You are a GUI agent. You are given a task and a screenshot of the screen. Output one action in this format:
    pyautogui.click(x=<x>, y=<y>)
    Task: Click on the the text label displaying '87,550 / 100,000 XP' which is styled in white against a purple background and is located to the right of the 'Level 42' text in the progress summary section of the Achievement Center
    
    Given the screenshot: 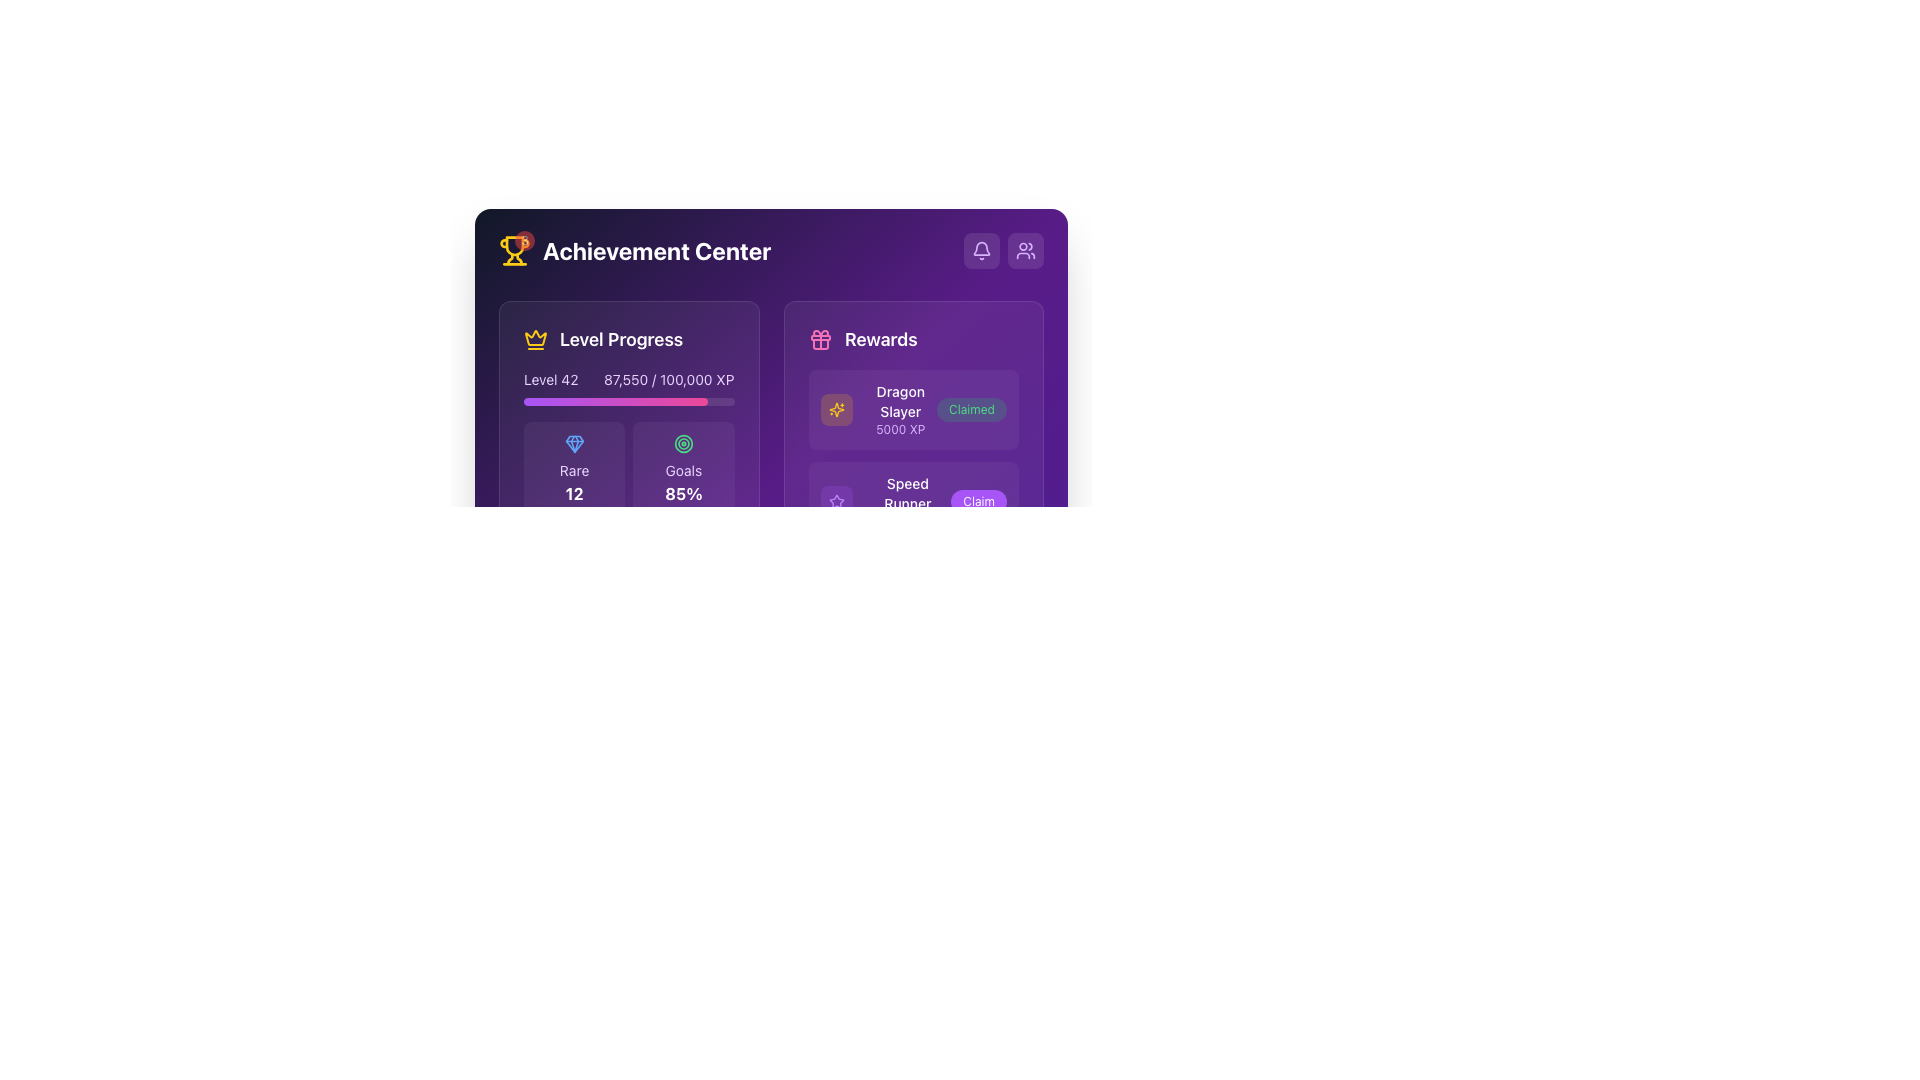 What is the action you would take?
    pyautogui.click(x=669, y=380)
    